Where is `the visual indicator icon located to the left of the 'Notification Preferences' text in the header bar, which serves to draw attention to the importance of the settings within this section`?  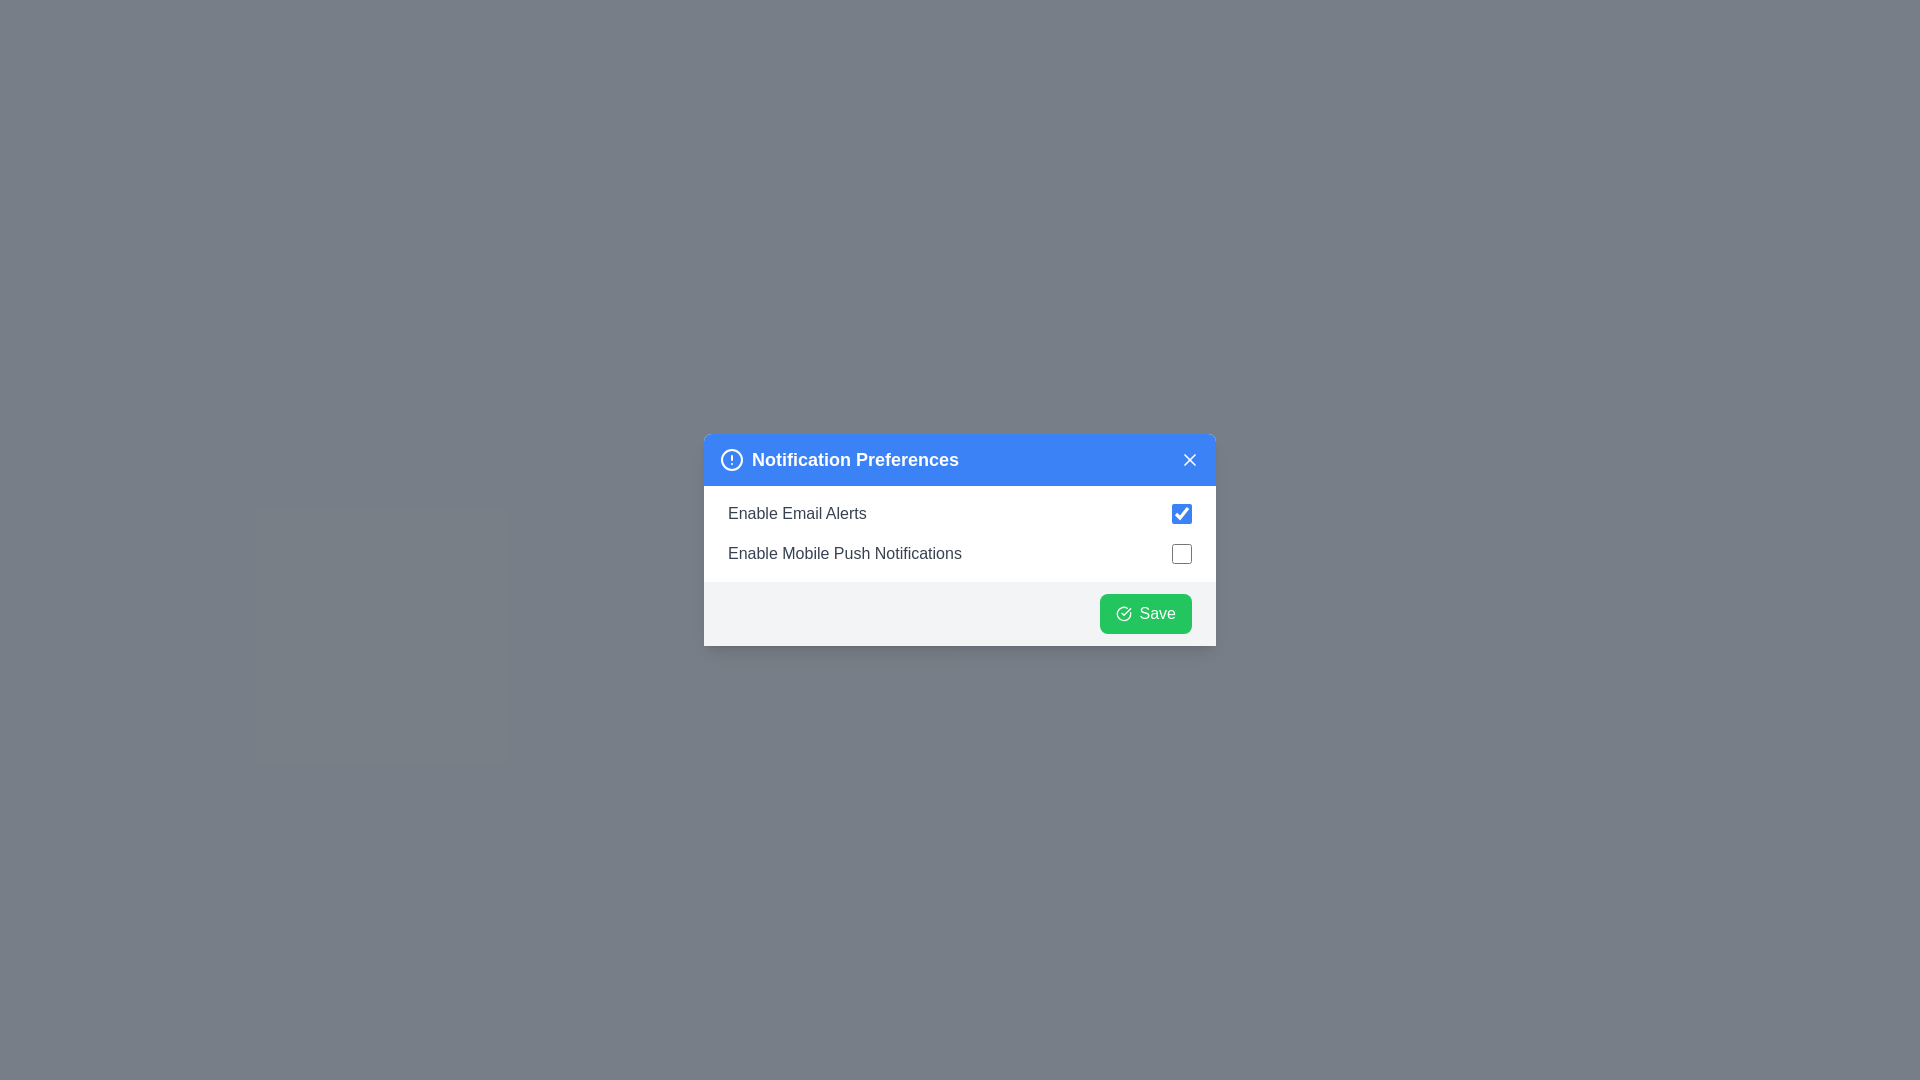 the visual indicator icon located to the left of the 'Notification Preferences' text in the header bar, which serves to draw attention to the importance of the settings within this section is located at coordinates (730, 459).